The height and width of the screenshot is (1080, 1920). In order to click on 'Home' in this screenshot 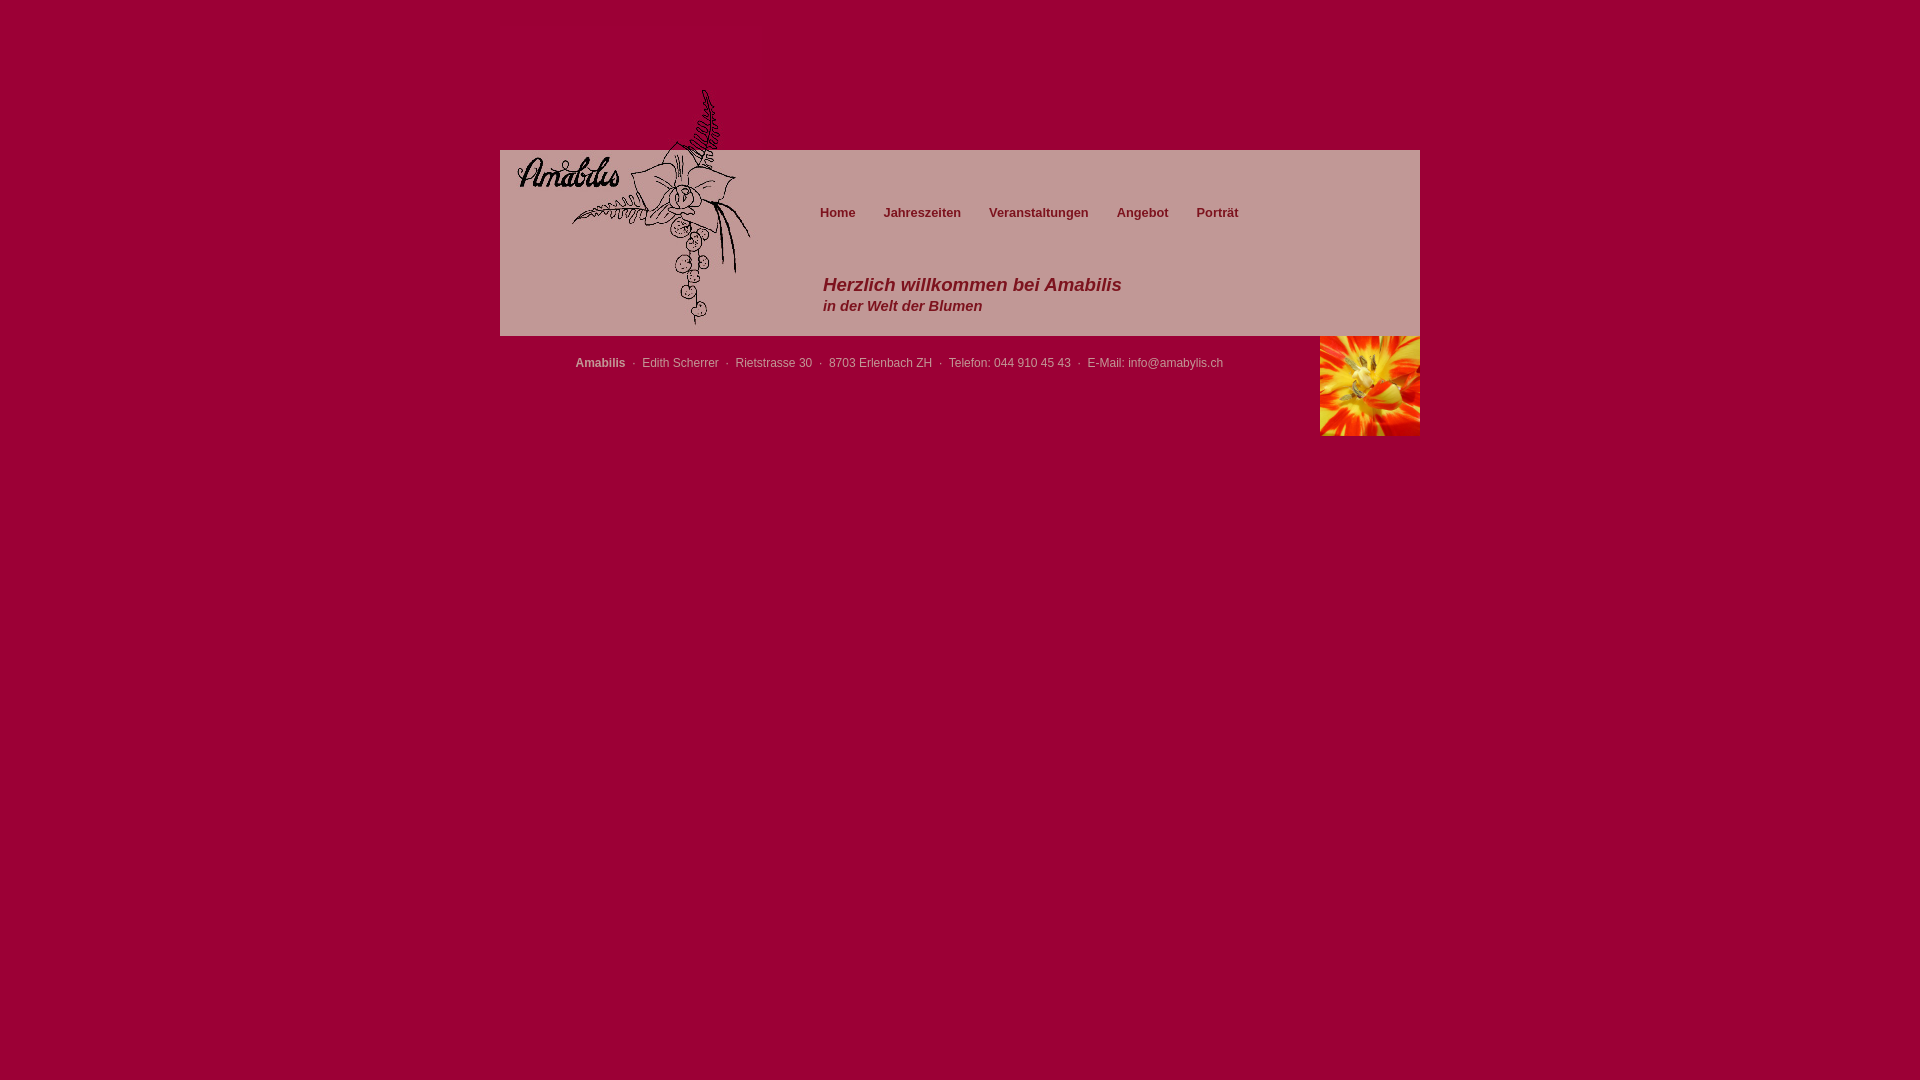, I will do `click(817, 212)`.